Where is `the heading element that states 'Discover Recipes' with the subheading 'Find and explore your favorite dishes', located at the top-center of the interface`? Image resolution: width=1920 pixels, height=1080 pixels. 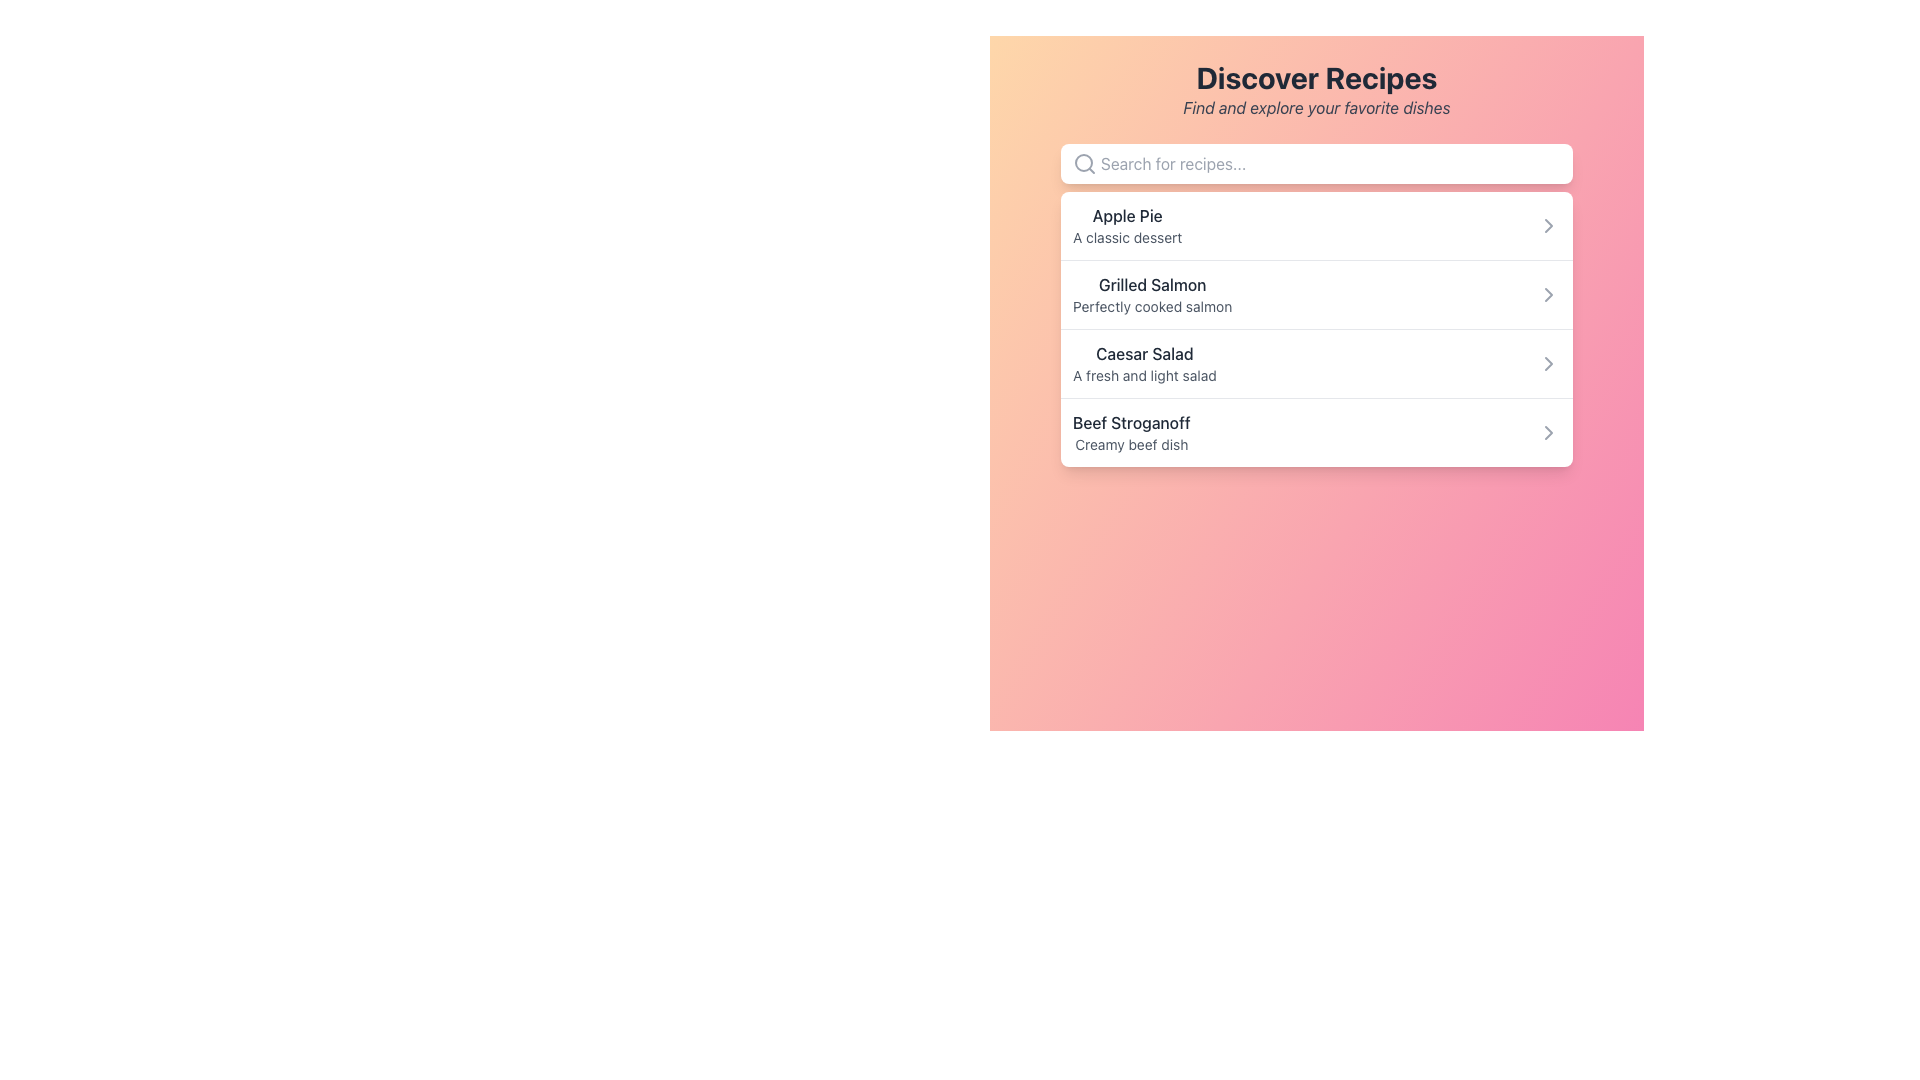
the heading element that states 'Discover Recipes' with the subheading 'Find and explore your favorite dishes', located at the top-center of the interface is located at coordinates (1316, 88).